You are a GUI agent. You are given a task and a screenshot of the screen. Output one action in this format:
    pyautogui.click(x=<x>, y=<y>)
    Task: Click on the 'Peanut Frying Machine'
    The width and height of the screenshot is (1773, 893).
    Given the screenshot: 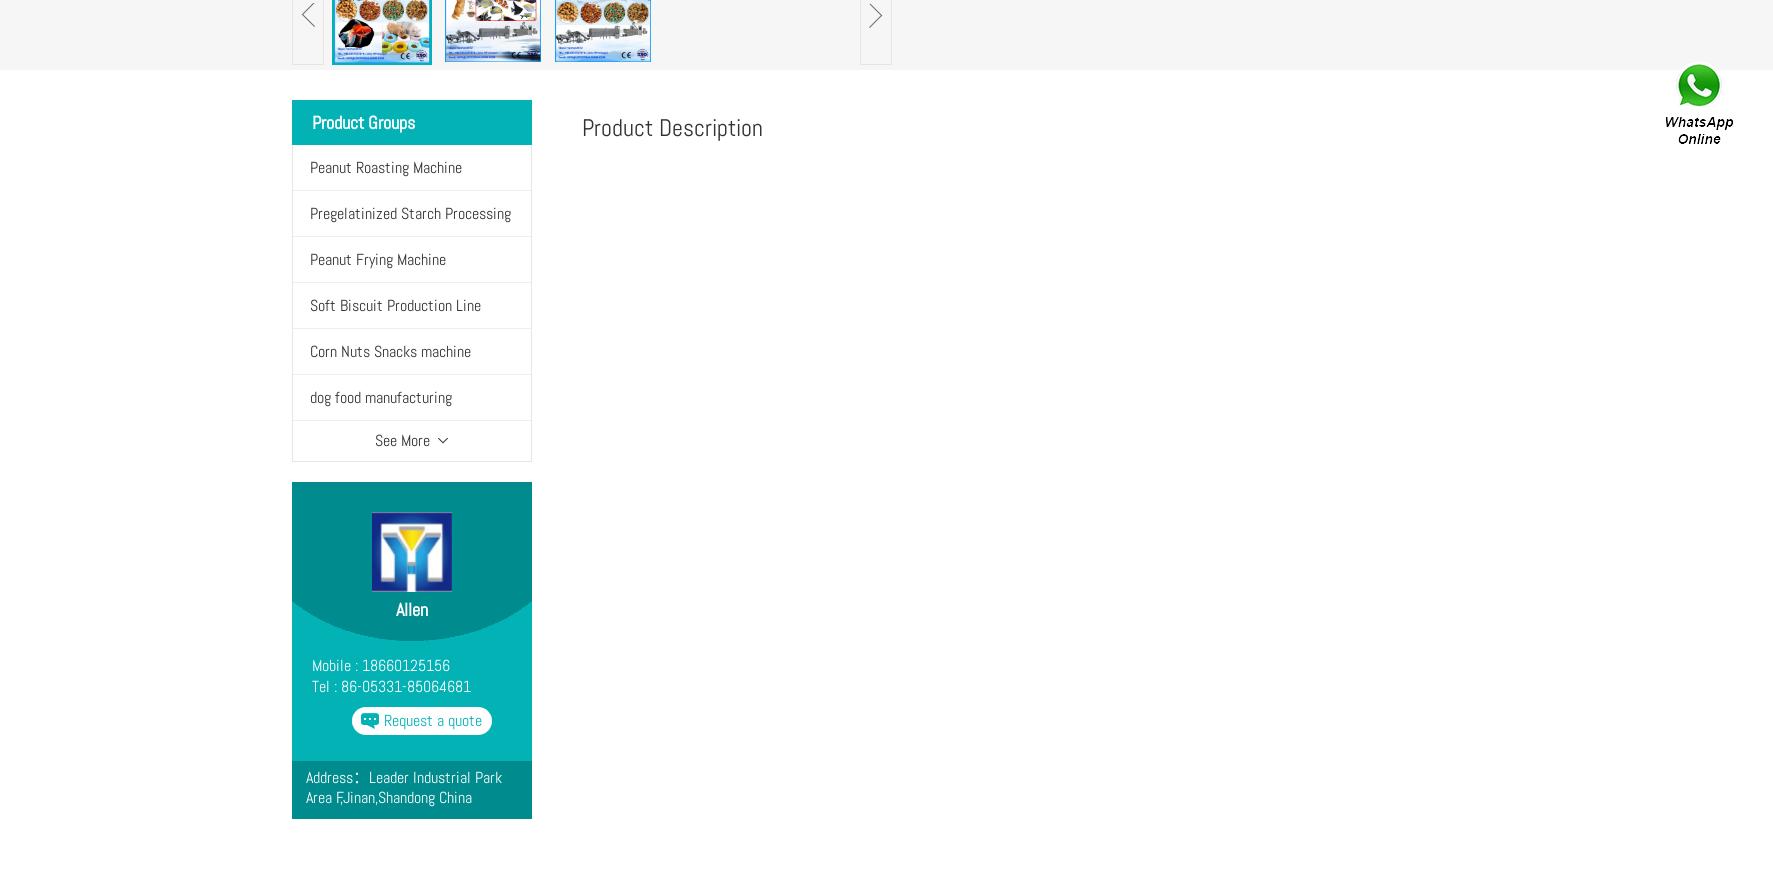 What is the action you would take?
    pyautogui.click(x=376, y=258)
    